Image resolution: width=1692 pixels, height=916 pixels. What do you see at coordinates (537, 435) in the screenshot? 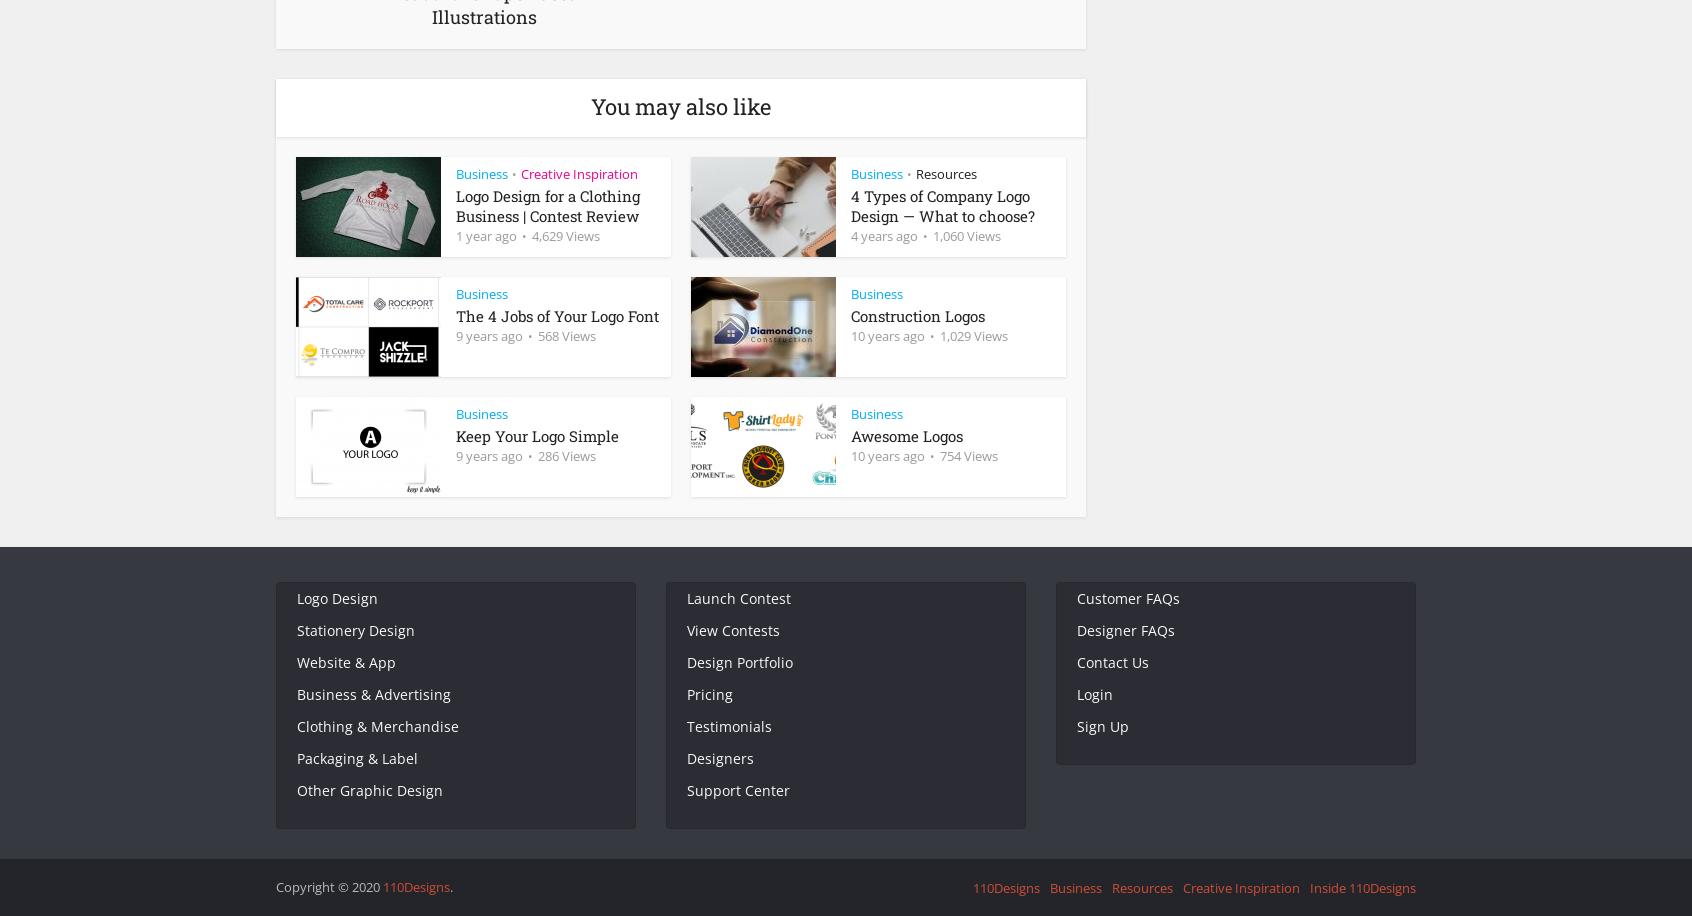
I see `'Keep Your Logo Simple'` at bounding box center [537, 435].